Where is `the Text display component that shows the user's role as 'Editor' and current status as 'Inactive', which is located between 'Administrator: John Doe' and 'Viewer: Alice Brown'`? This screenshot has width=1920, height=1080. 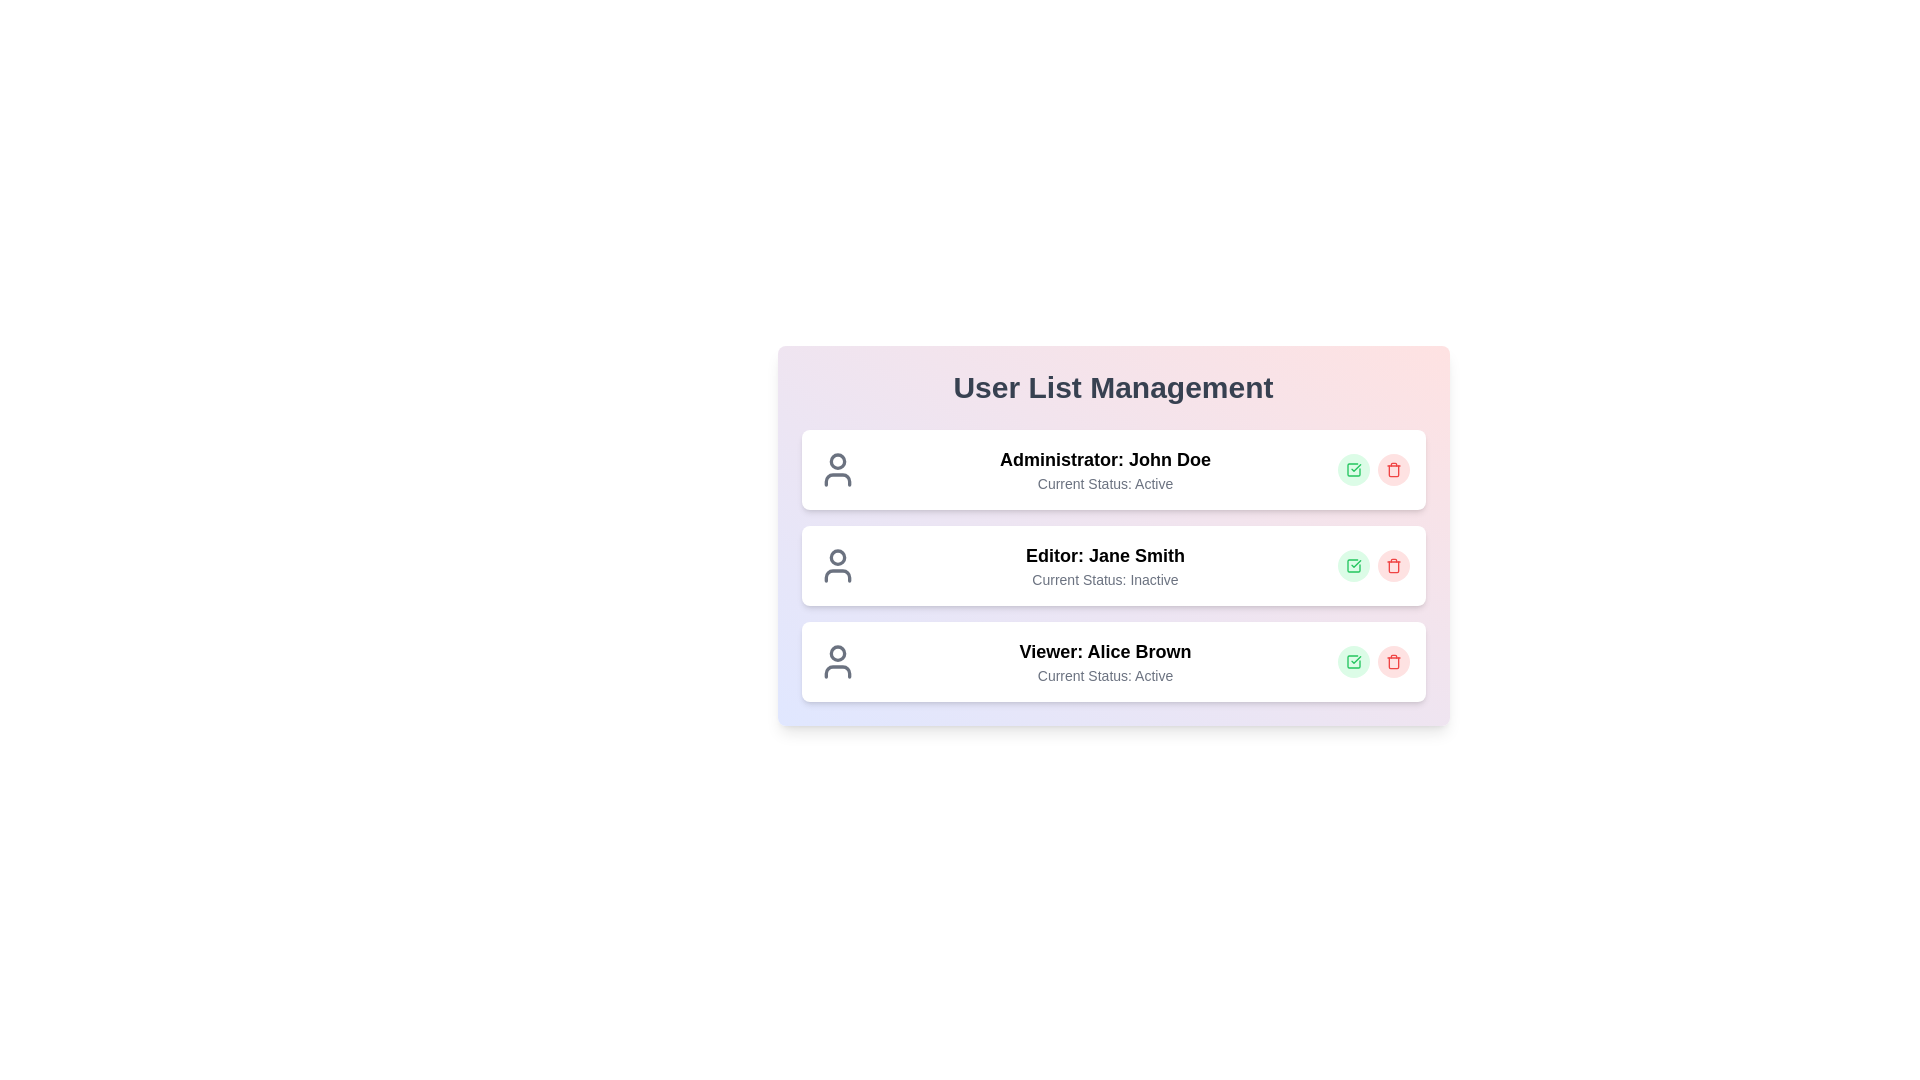 the Text display component that shows the user's role as 'Editor' and current status as 'Inactive', which is located between 'Administrator: John Doe' and 'Viewer: Alice Brown' is located at coordinates (1104, 566).